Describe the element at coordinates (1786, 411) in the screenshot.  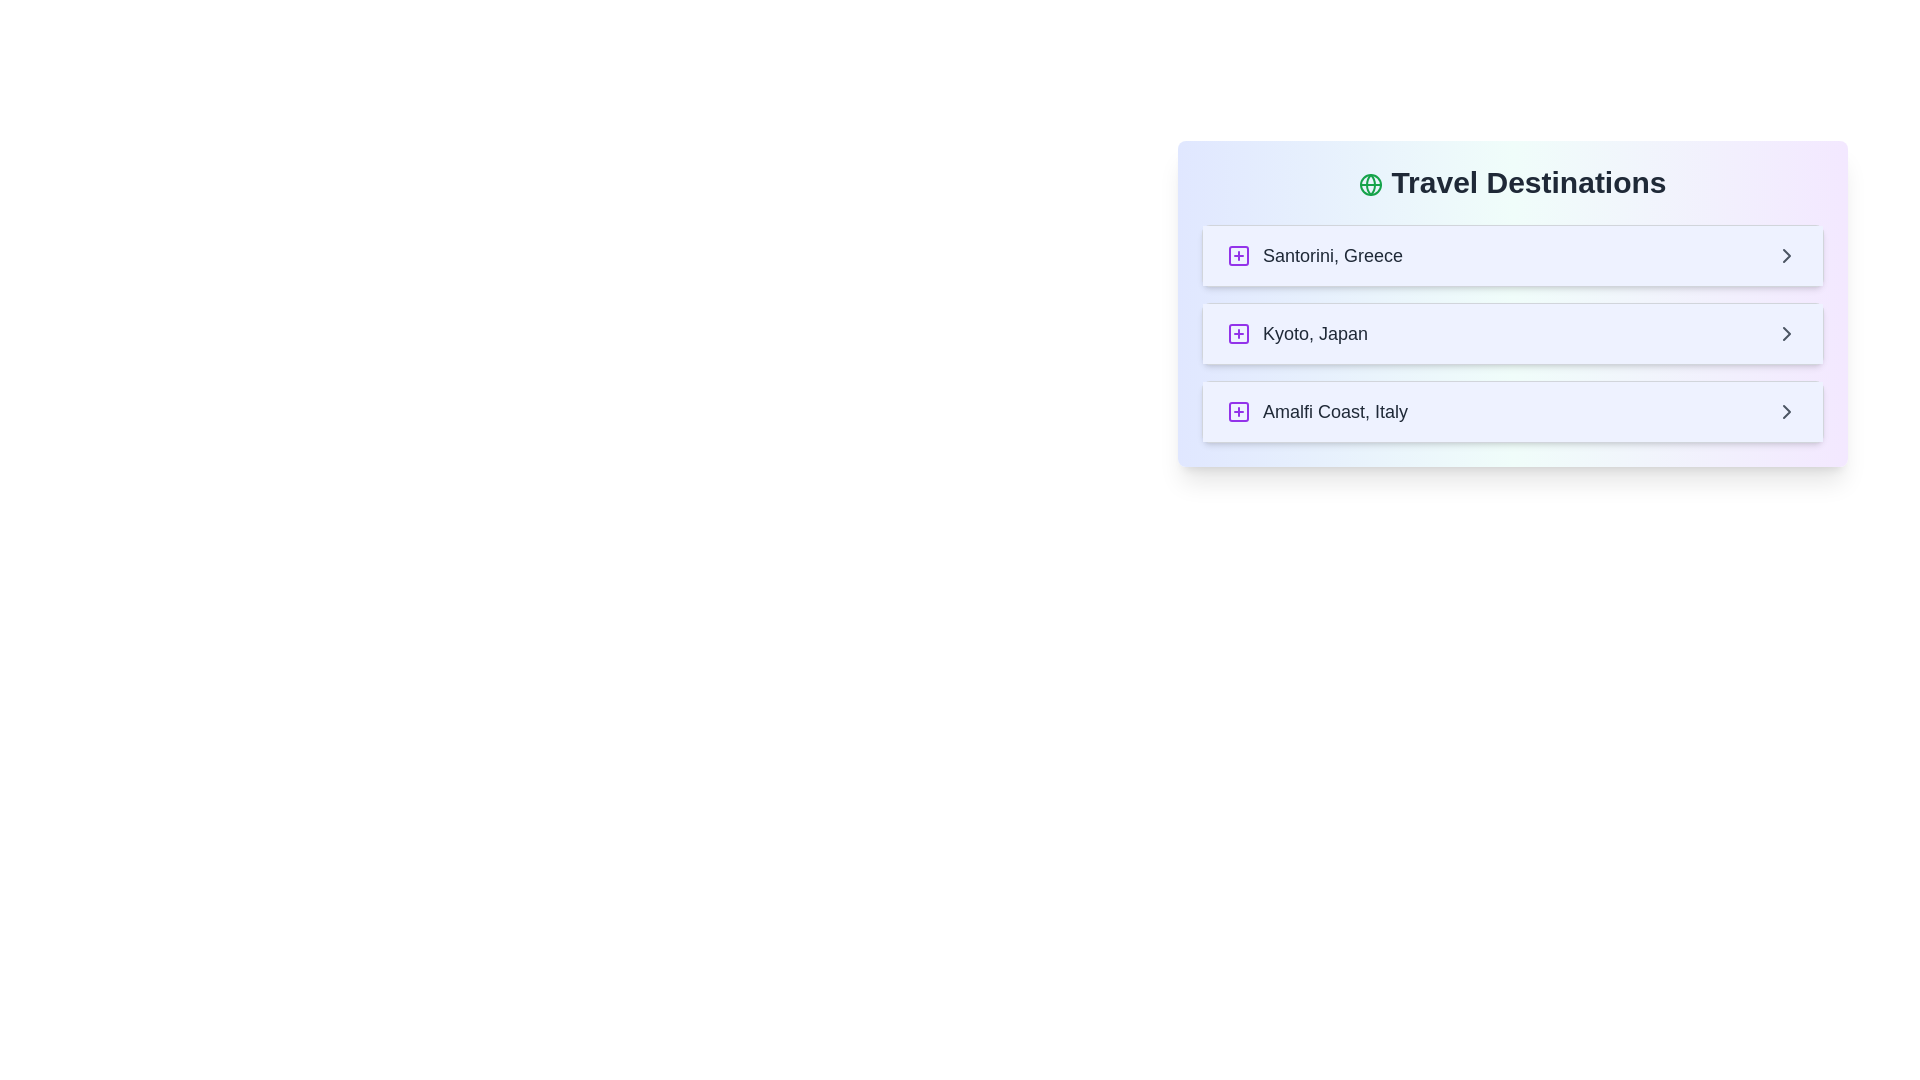
I see `the right-pointing chevron icon for navigation located at the rightmost side of the list item for 'Amalfi Coast, Italy'` at that location.